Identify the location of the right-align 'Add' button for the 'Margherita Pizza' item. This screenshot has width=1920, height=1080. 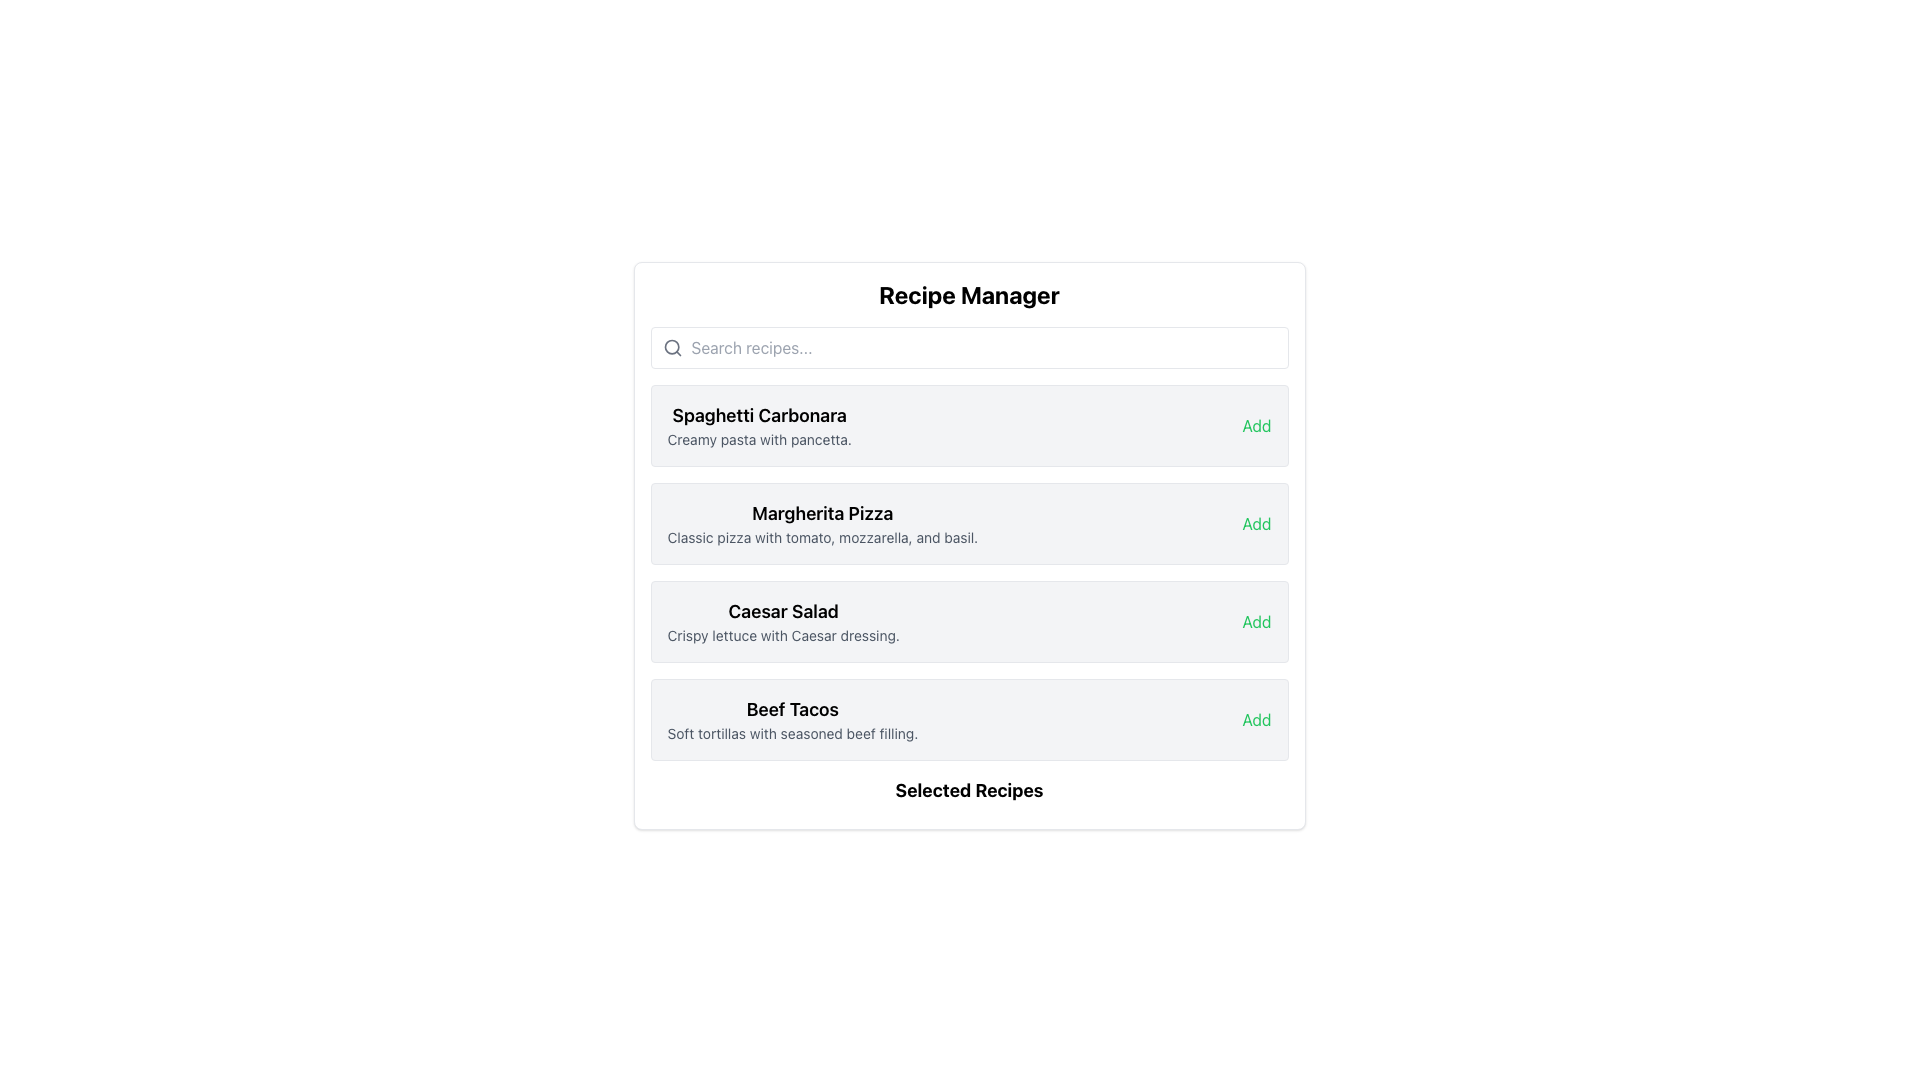
(1256, 523).